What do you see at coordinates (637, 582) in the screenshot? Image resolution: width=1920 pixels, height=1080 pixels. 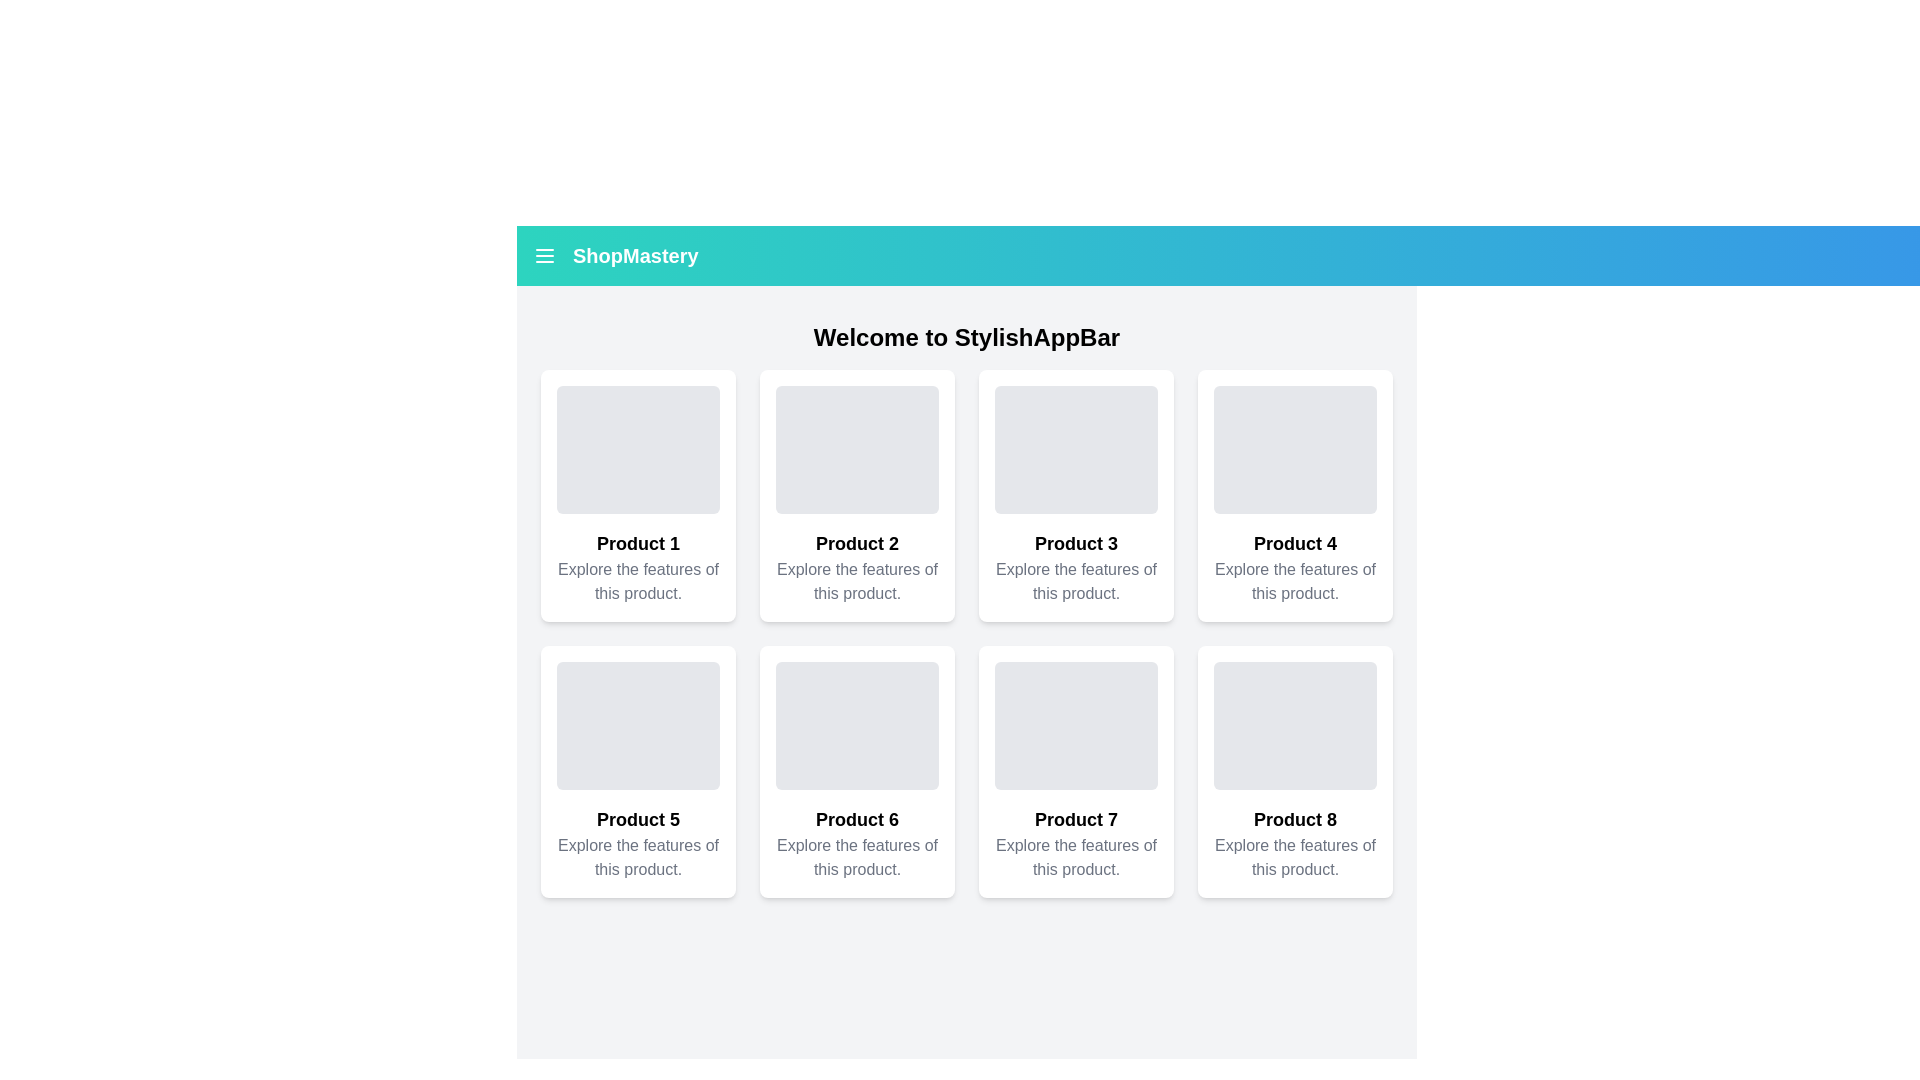 I see `the descriptive label providing additional information about 'Product 1' located in the first card of the grid layout` at bounding box center [637, 582].